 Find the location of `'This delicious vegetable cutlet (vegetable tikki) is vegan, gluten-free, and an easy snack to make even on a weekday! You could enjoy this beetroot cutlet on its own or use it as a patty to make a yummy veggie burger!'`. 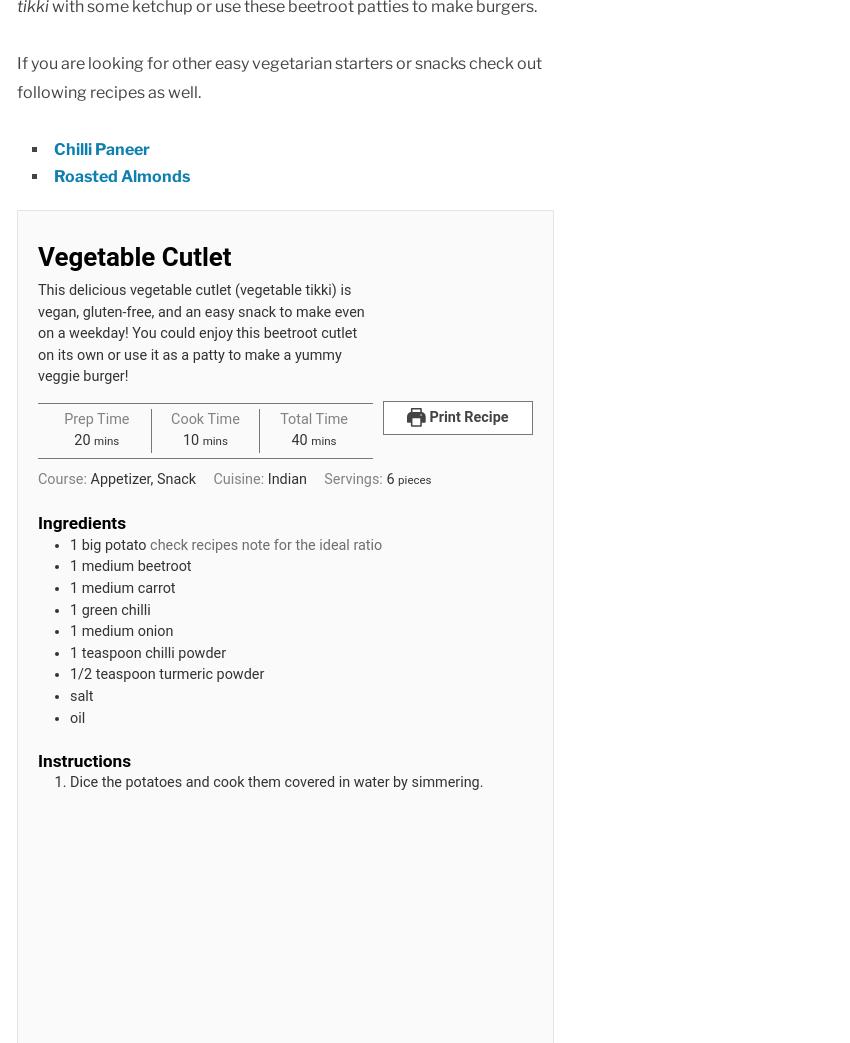

'This delicious vegetable cutlet (vegetable tikki) is vegan, gluten-free, and an easy snack to make even on a weekday! You could enjoy this beetroot cutlet on its own or use it as a patty to make a yummy veggie burger!' is located at coordinates (200, 332).